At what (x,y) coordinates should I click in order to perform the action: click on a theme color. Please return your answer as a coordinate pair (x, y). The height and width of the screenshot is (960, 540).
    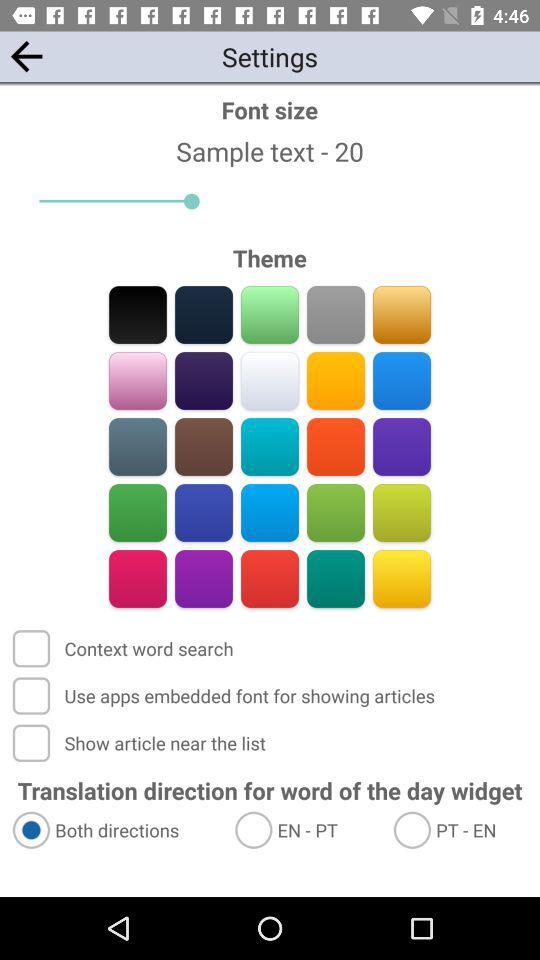
    Looking at the image, I should click on (137, 446).